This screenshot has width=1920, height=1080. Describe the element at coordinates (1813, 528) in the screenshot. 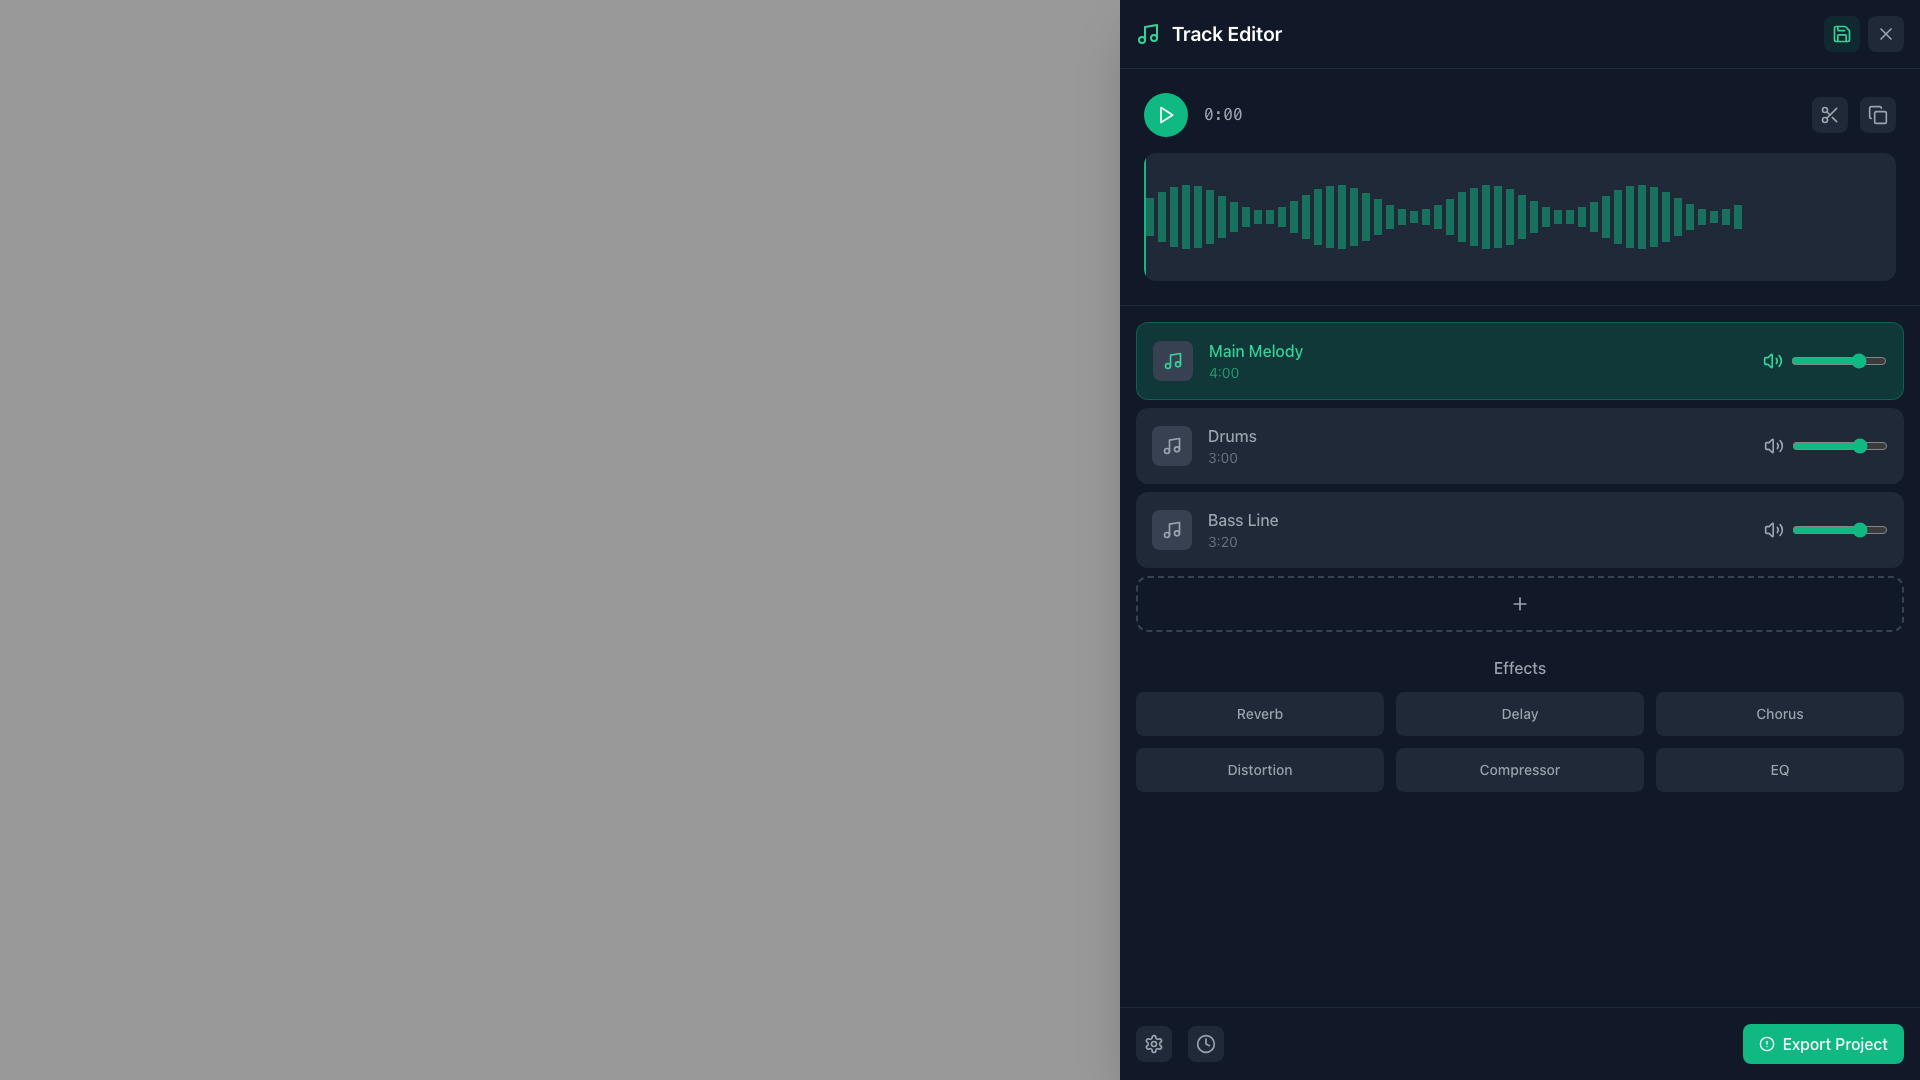

I see `the slider value` at that location.